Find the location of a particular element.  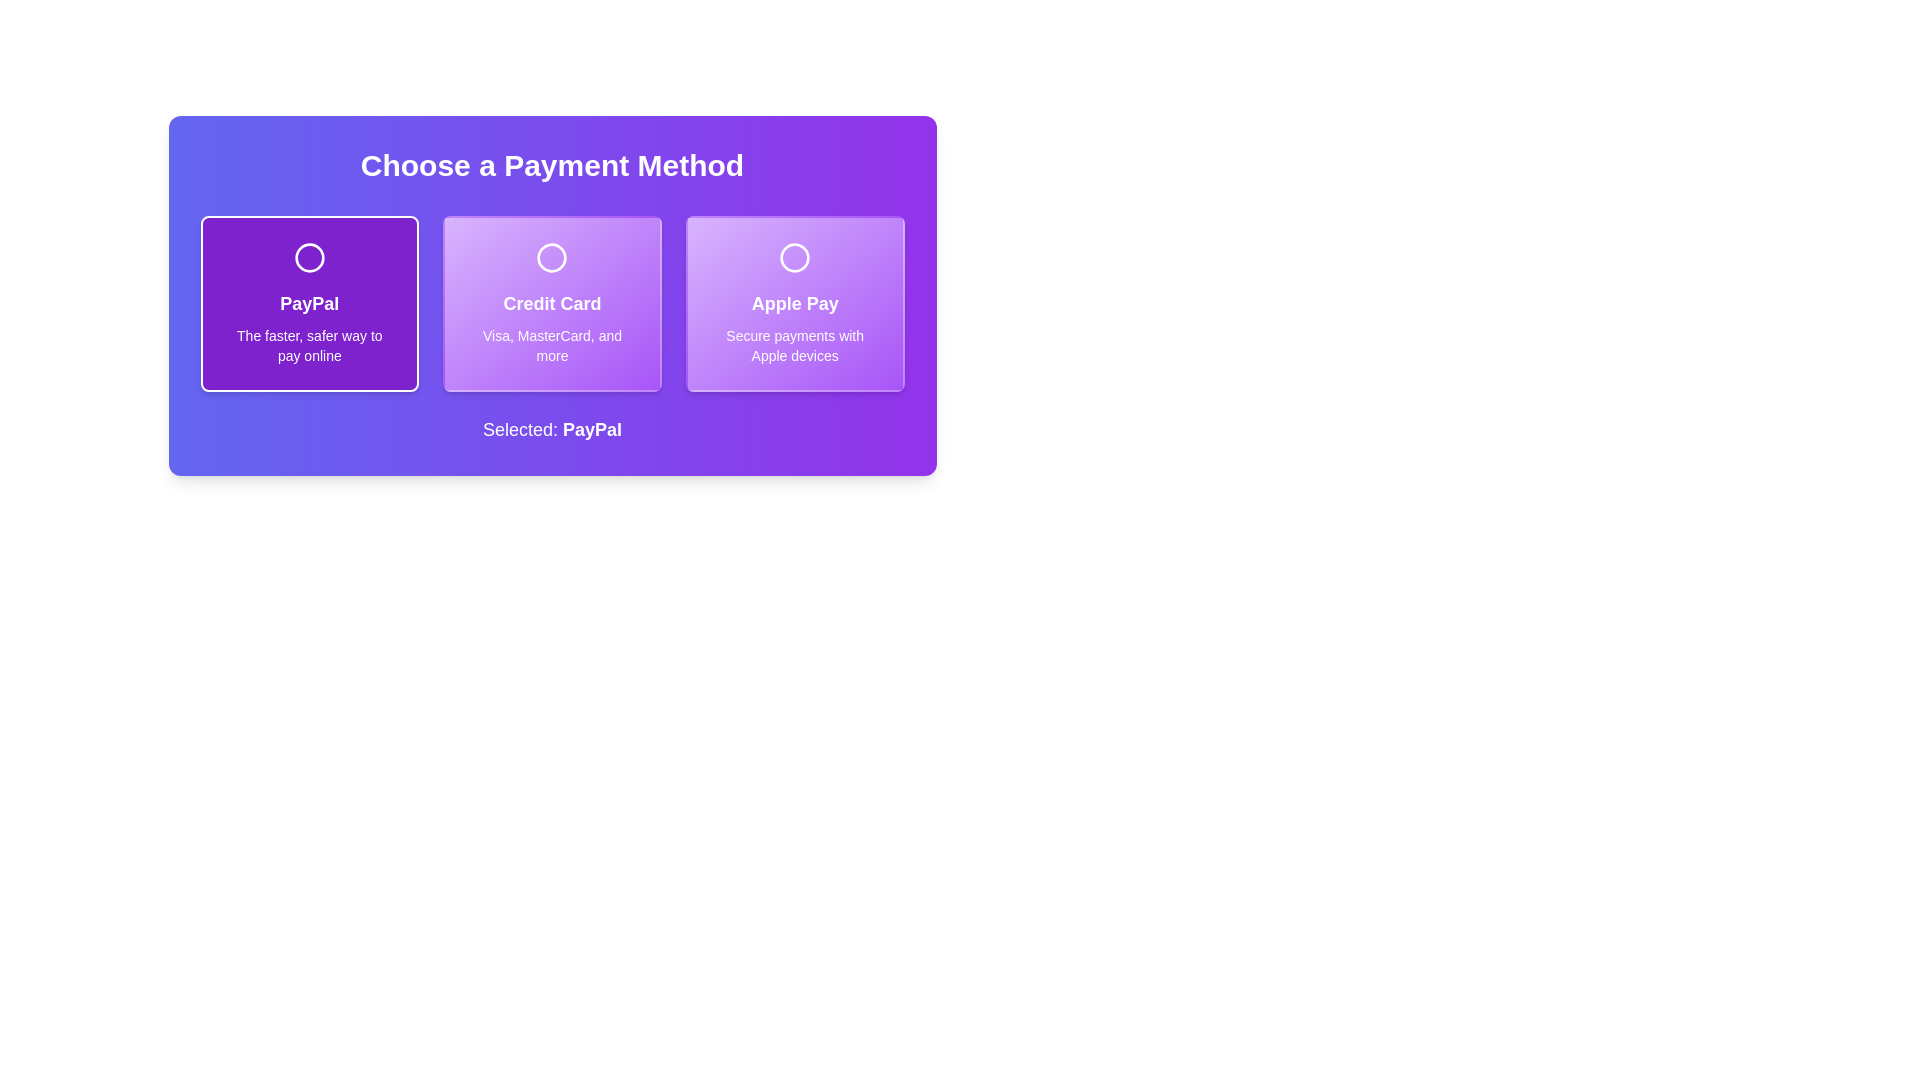

descriptive subtitle text located within the PayPal card, below the title 'PayPal' and an icon, centered horizontally and positioned towards the bottom of the card's contents is located at coordinates (308, 345).